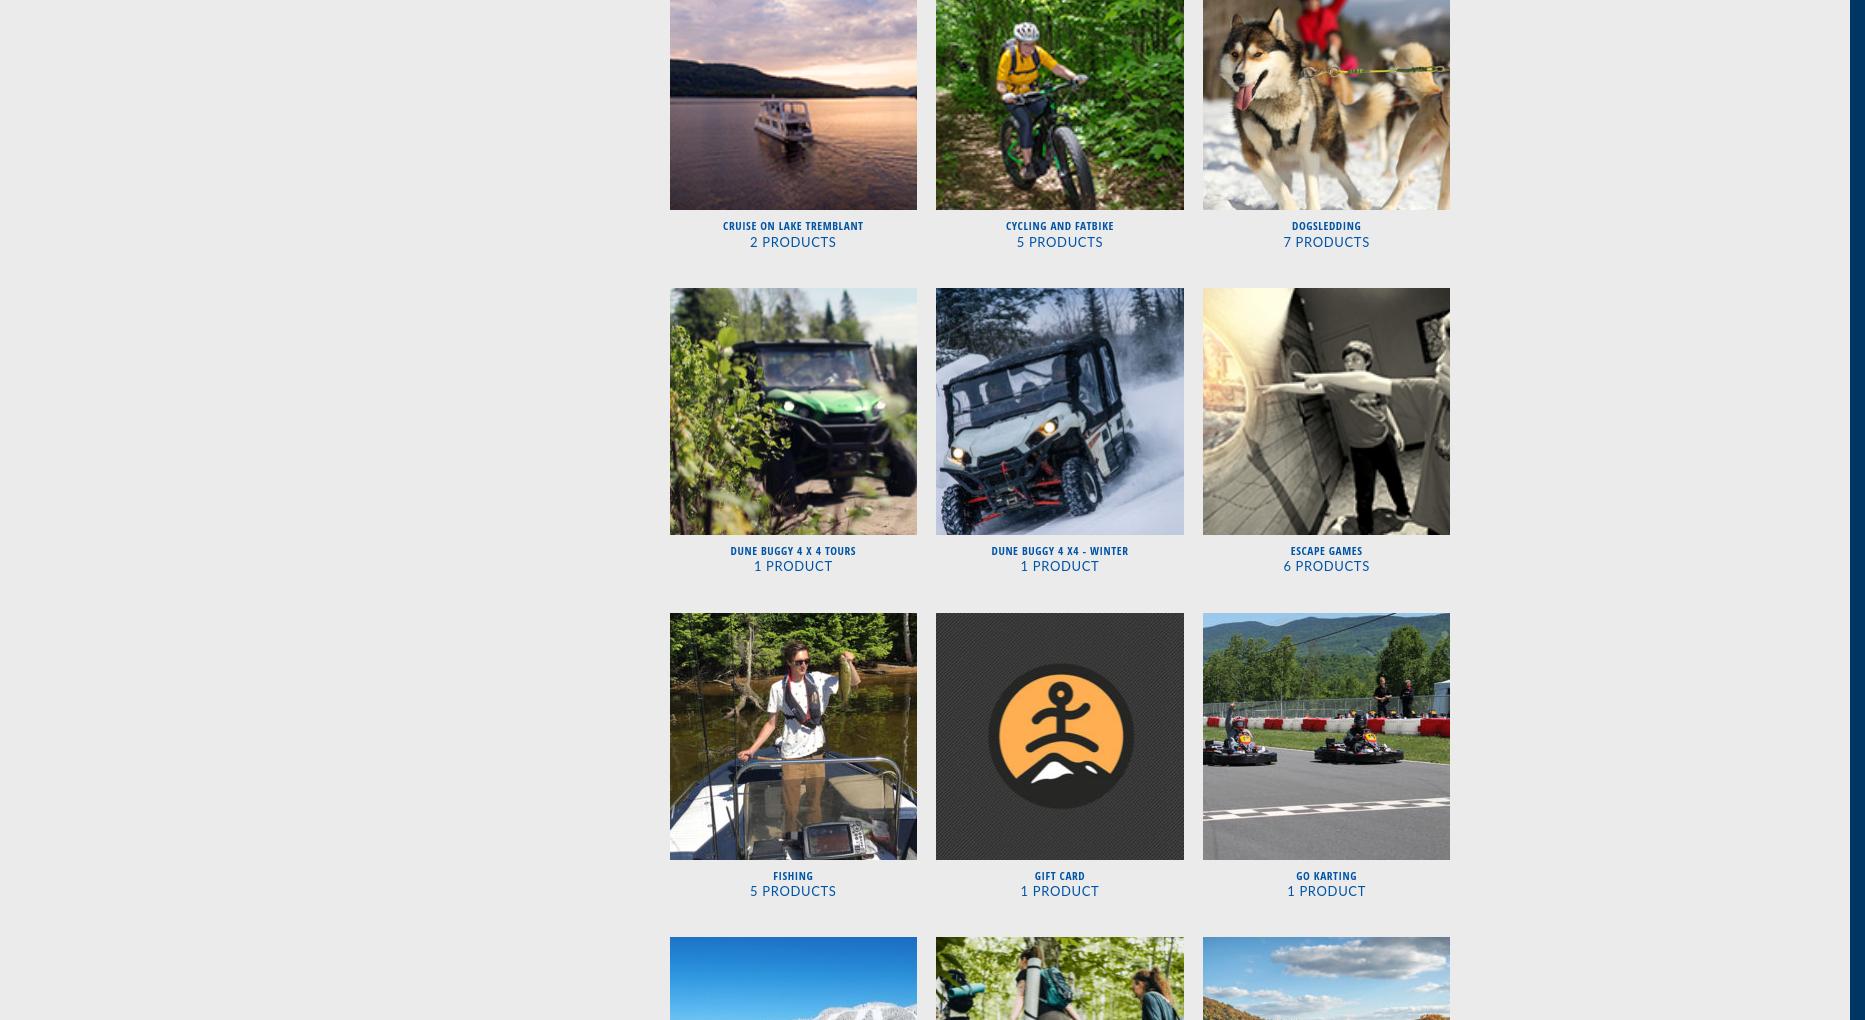 The image size is (1865, 1020). I want to click on '7 Products', so click(1325, 242).